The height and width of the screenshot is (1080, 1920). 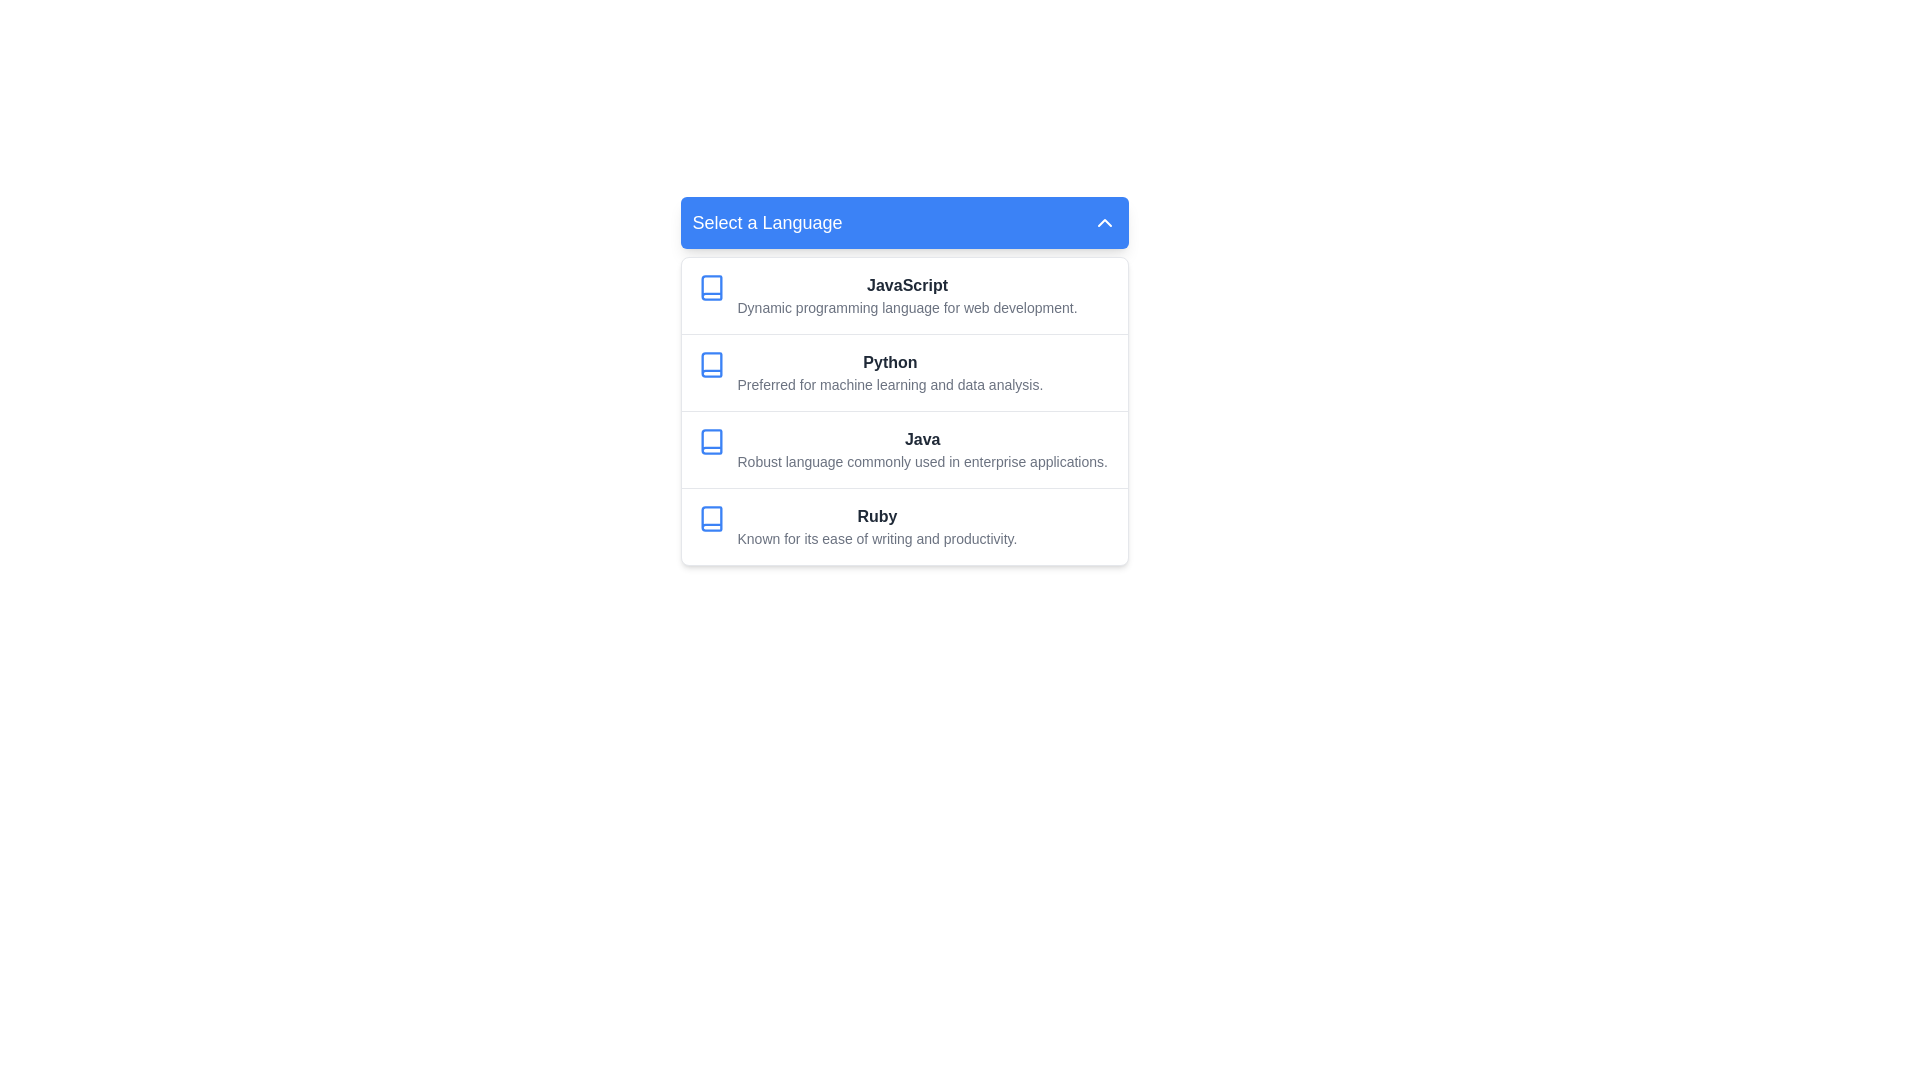 What do you see at coordinates (903, 525) in the screenshot?
I see `the fourth selectable list item in the dropdown menu labeled 'Select a Language'` at bounding box center [903, 525].